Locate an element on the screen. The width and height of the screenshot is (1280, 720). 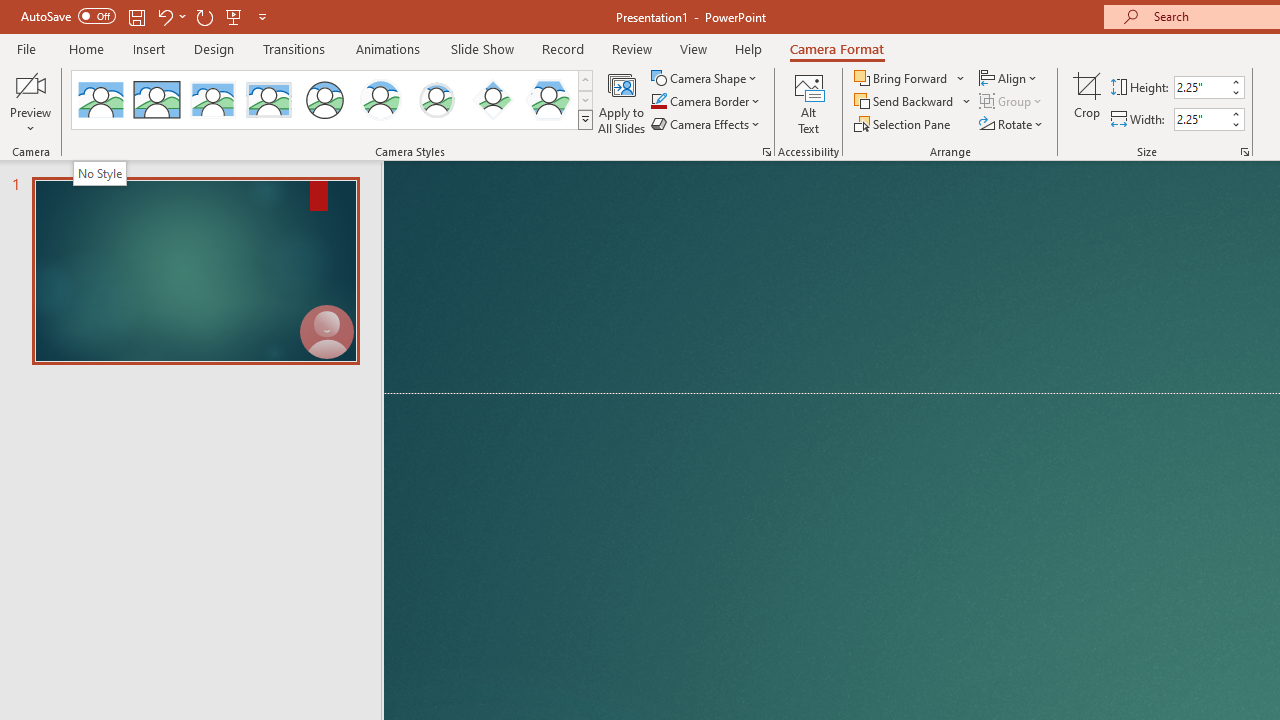
'Apply to All Slides' is located at coordinates (621, 103).